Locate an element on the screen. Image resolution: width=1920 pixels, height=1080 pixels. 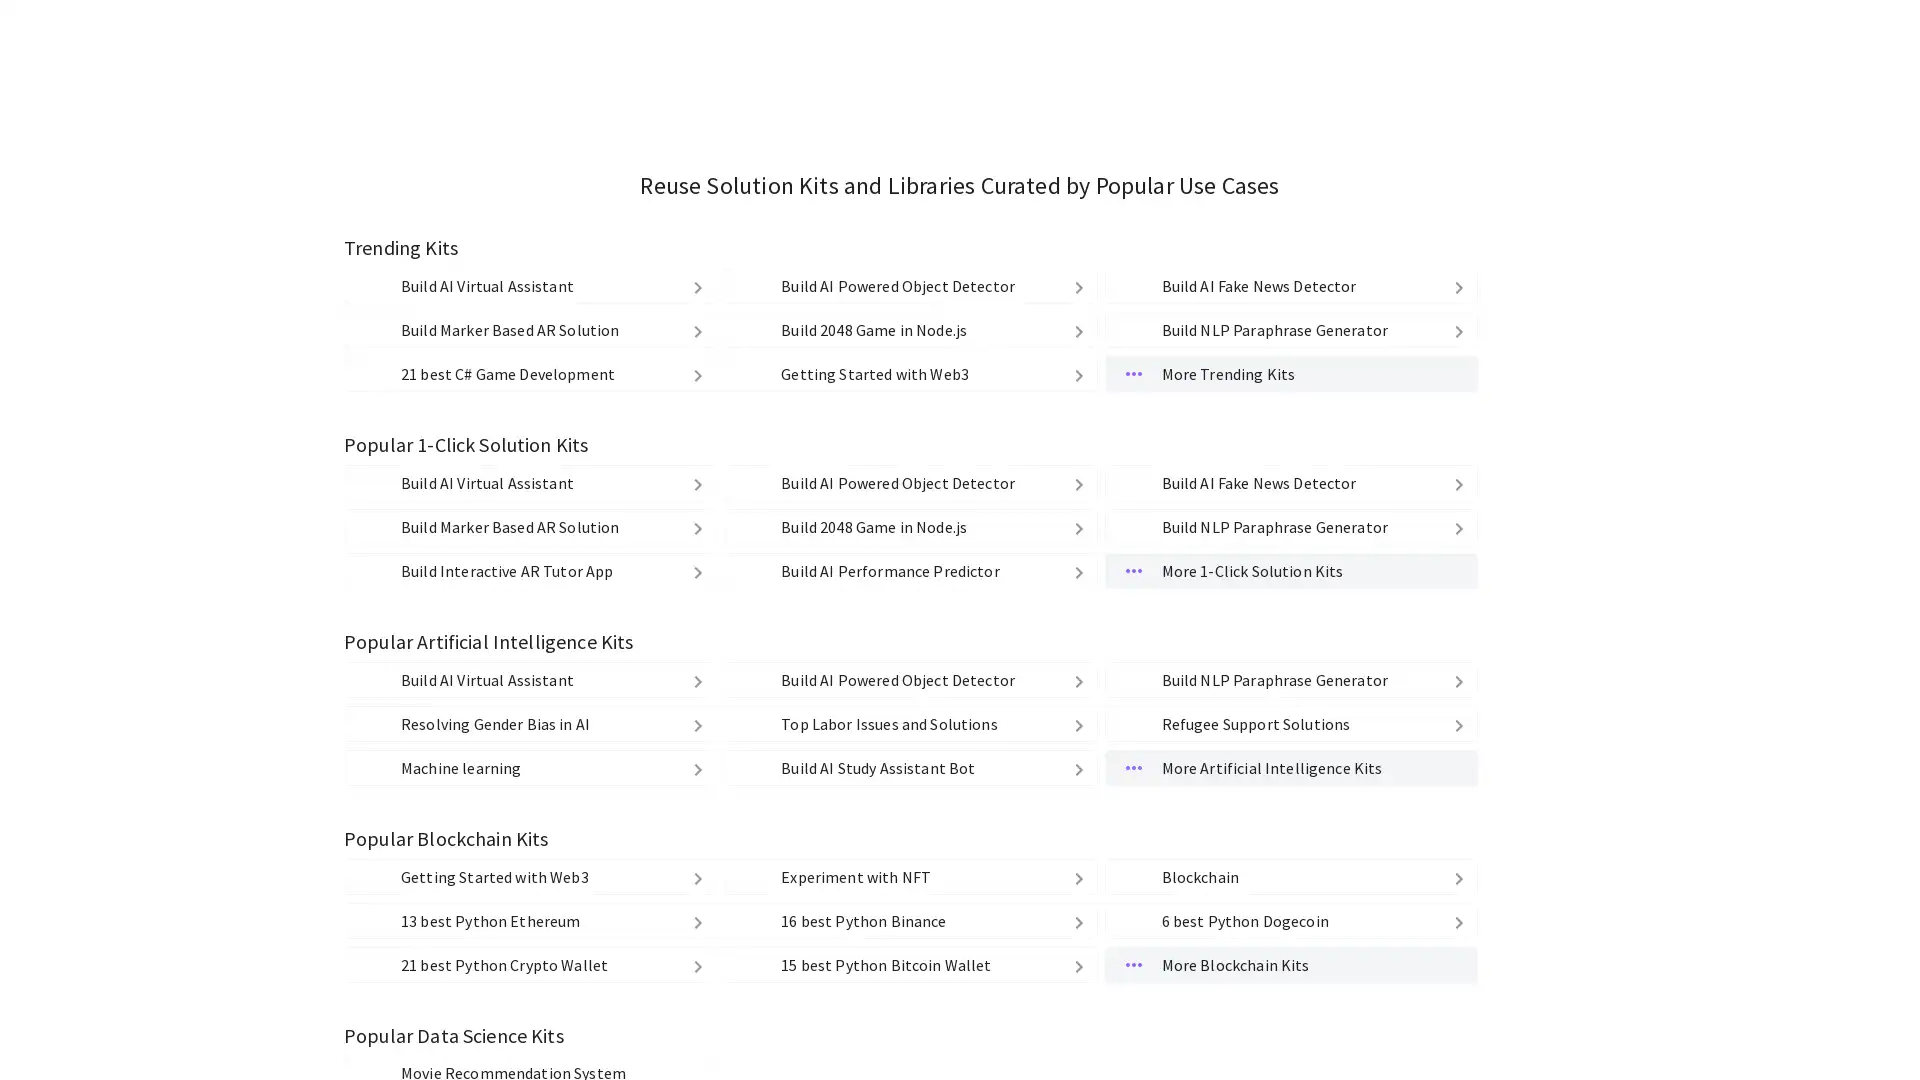
virtual-agent-example-kit Build AI Virtual Assistant is located at coordinates (530, 983).